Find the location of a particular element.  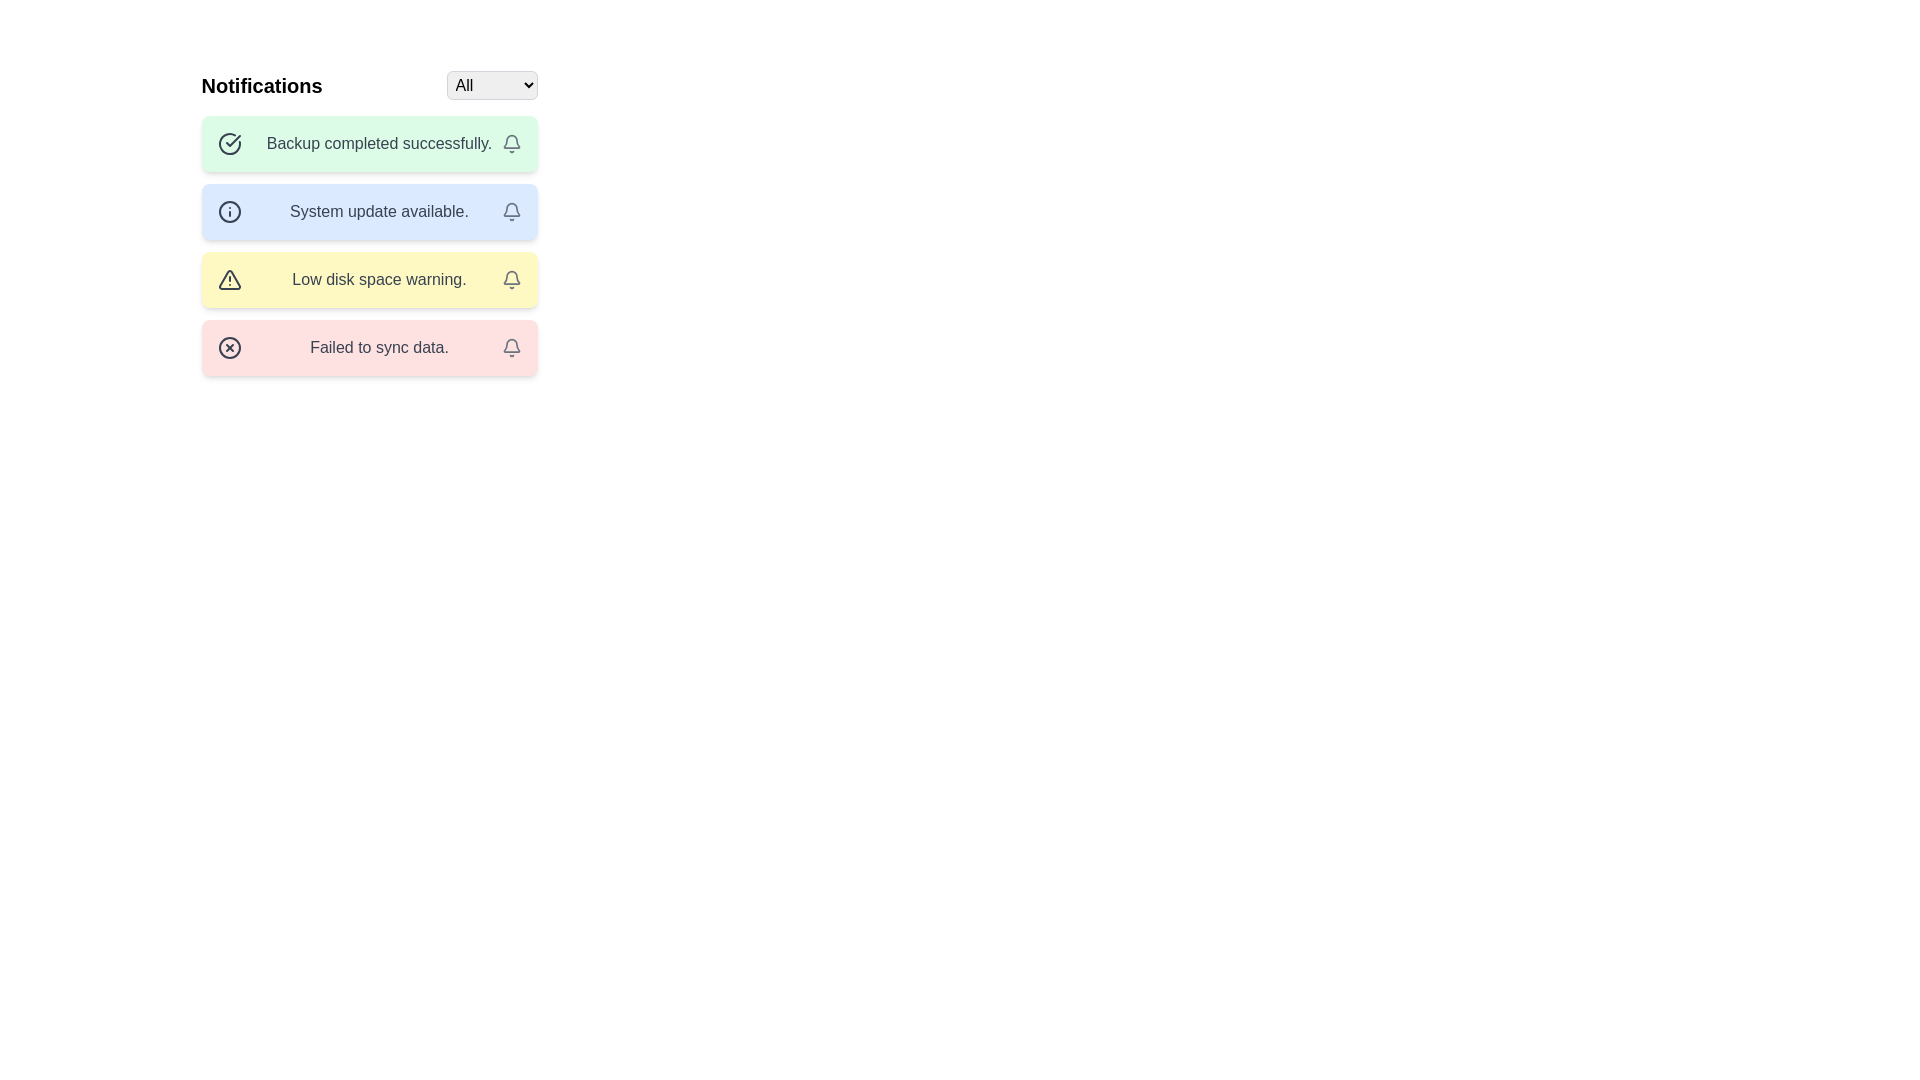

notification text from the second alert box that has a light blue background and contains the text 'System update available.' is located at coordinates (369, 212).